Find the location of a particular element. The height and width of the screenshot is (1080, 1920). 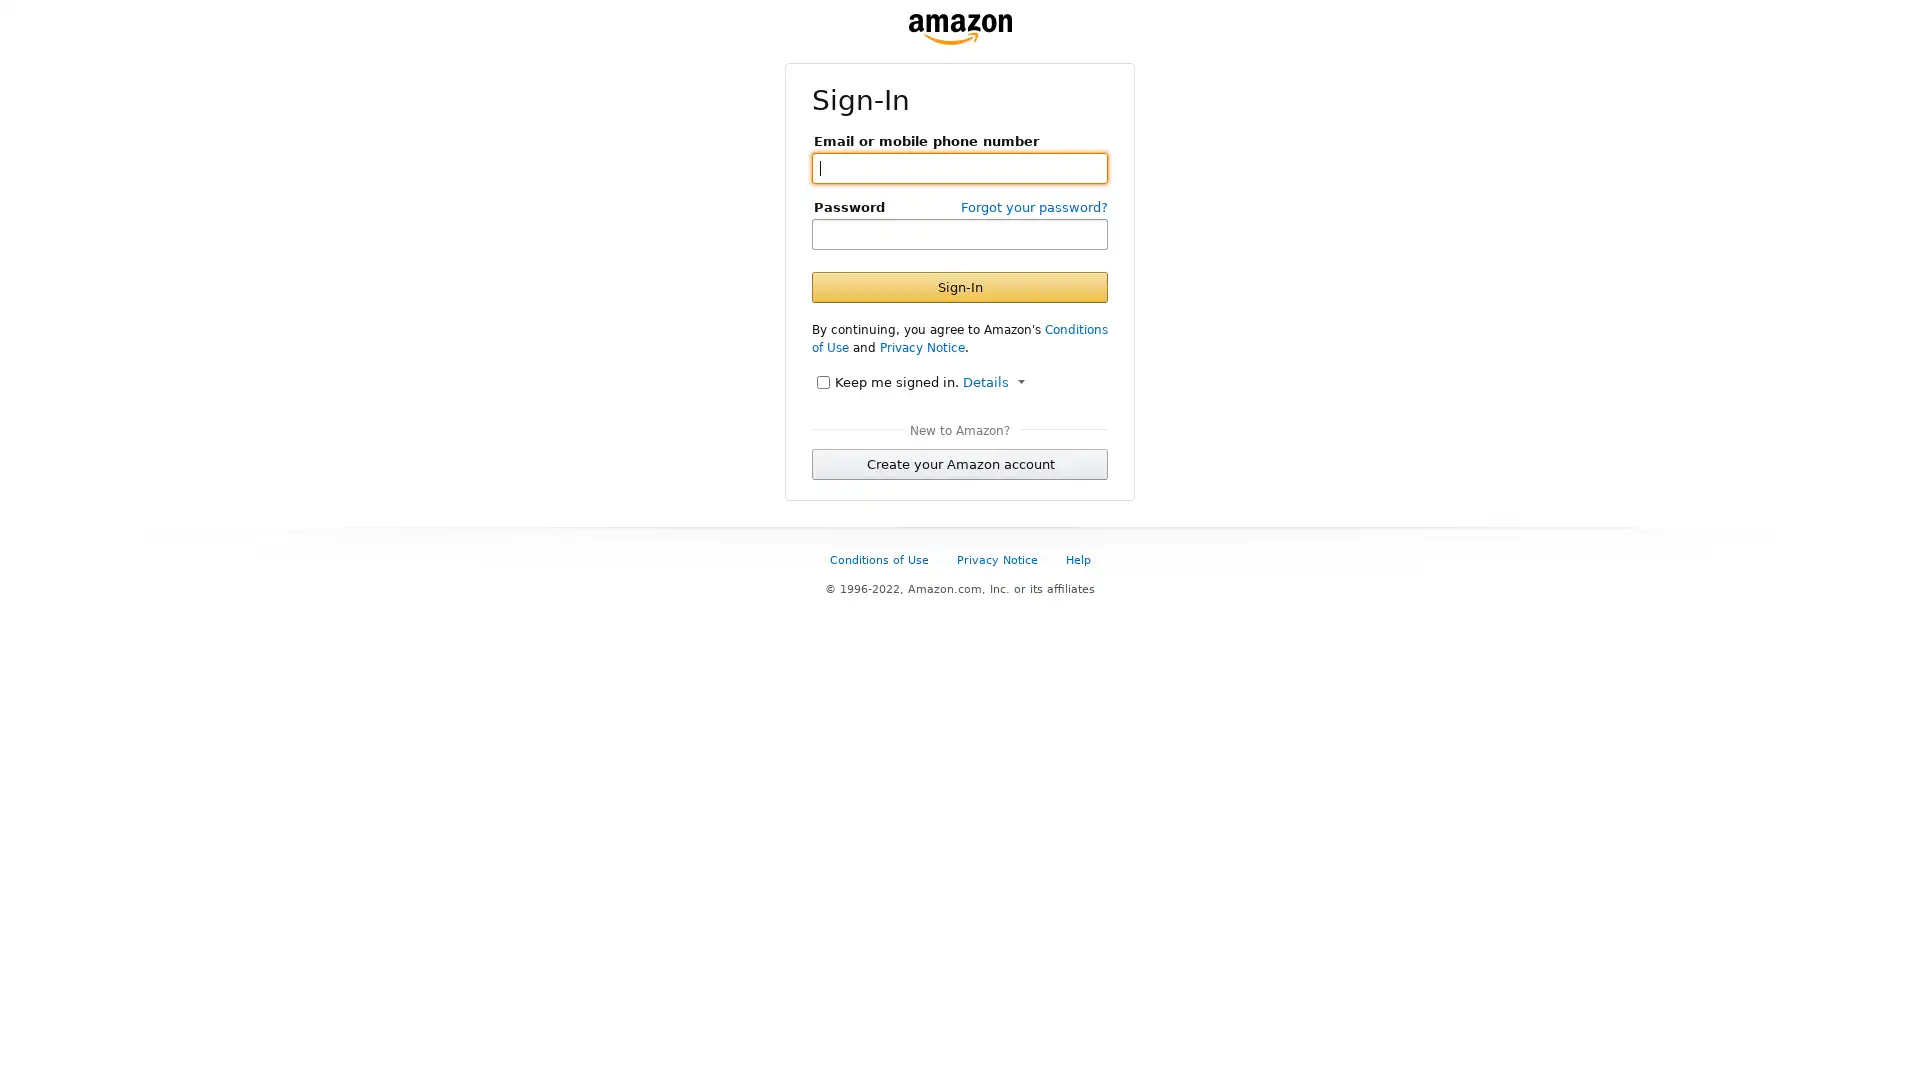

Sign-In is located at coordinates (960, 286).